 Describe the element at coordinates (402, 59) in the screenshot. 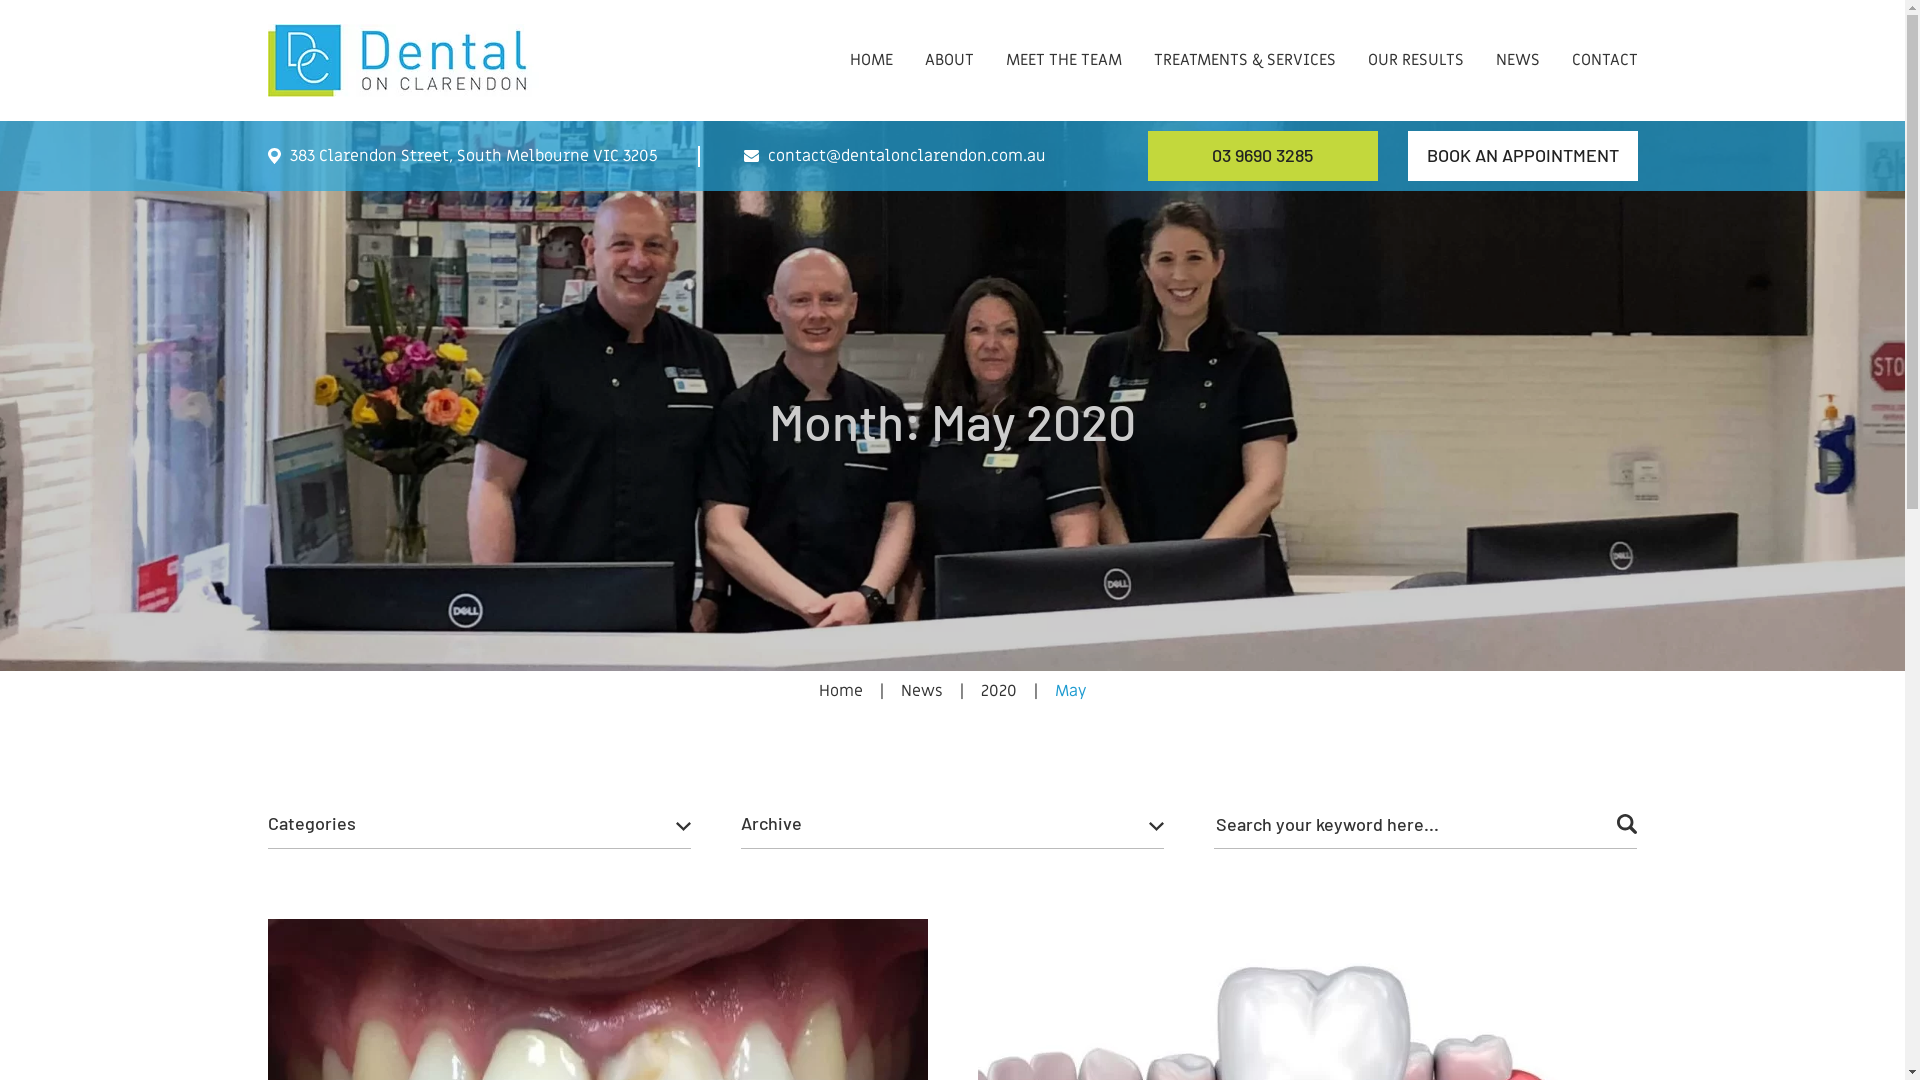

I see `'Dental on Clarendon'` at that location.